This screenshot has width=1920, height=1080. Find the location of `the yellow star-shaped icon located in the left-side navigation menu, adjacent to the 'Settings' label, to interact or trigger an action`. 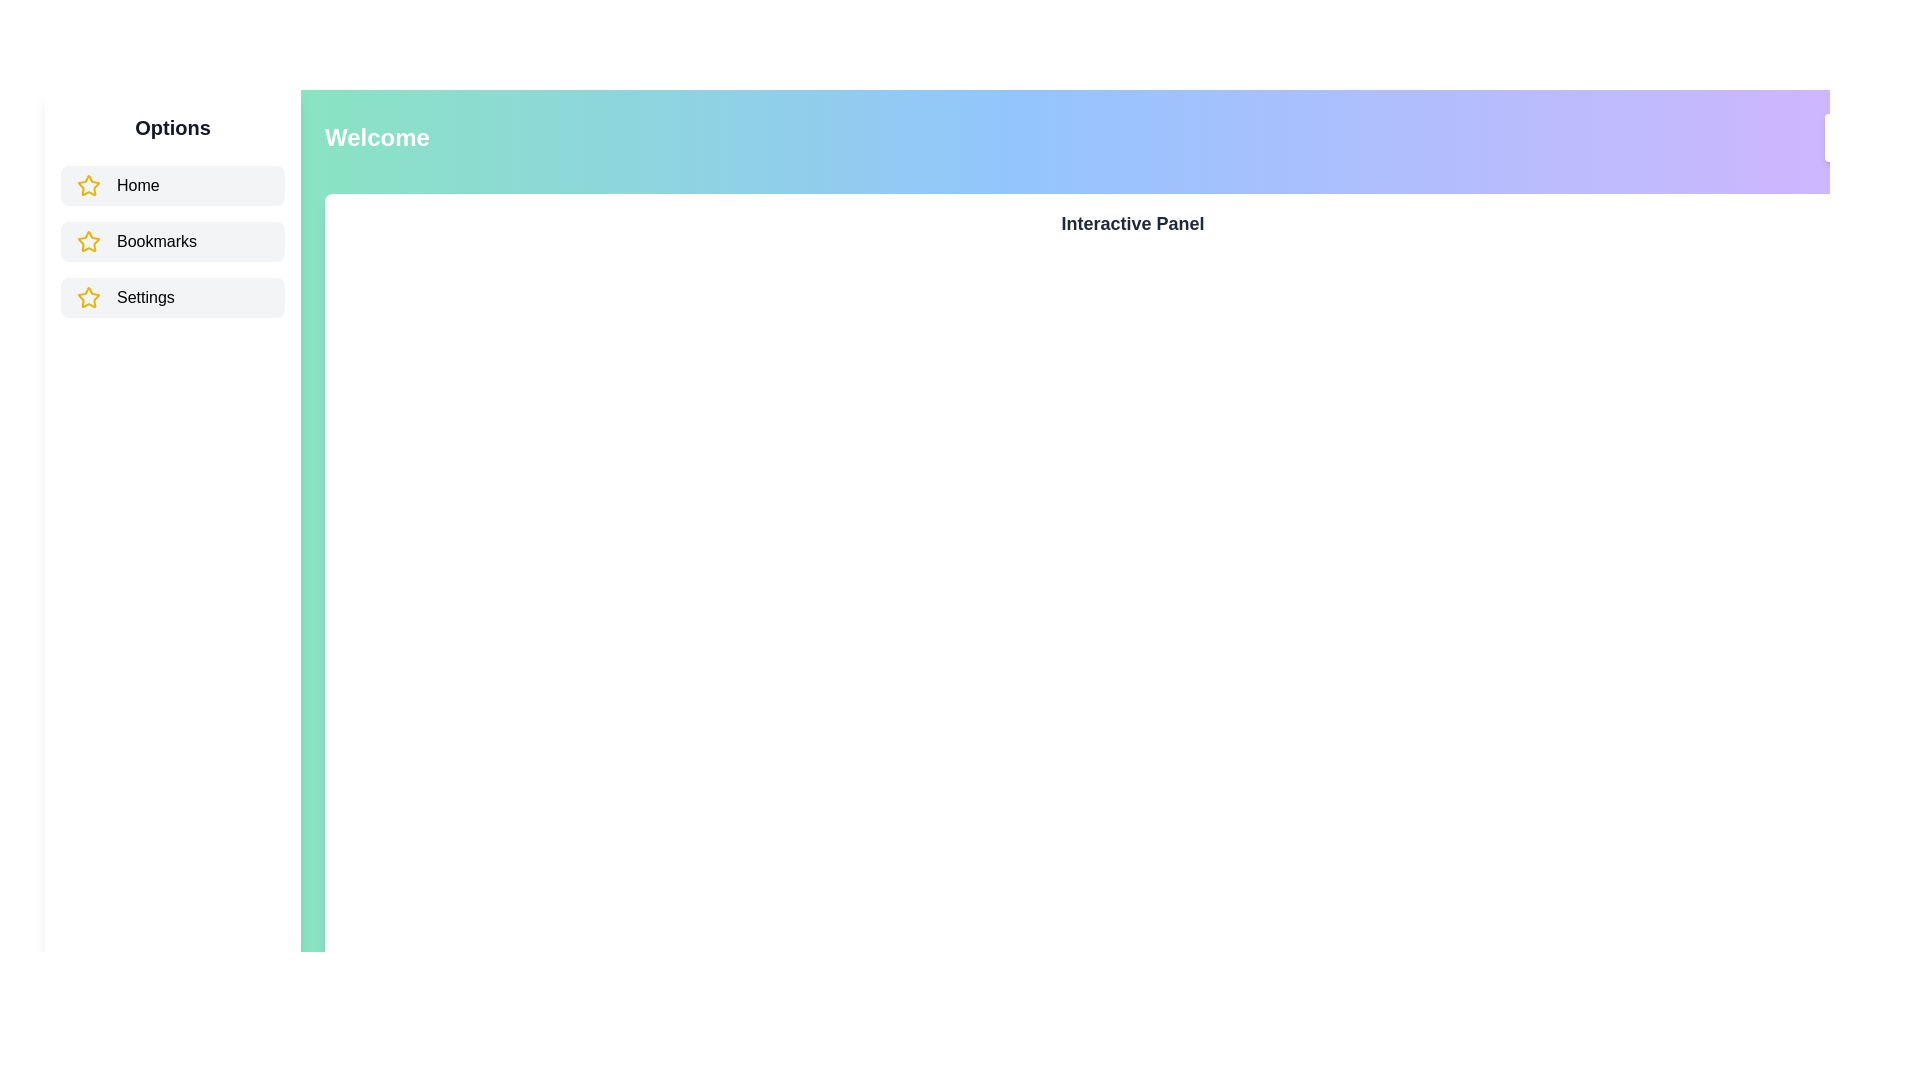

the yellow star-shaped icon located in the left-side navigation menu, adjacent to the 'Settings' label, to interact or trigger an action is located at coordinates (88, 240).